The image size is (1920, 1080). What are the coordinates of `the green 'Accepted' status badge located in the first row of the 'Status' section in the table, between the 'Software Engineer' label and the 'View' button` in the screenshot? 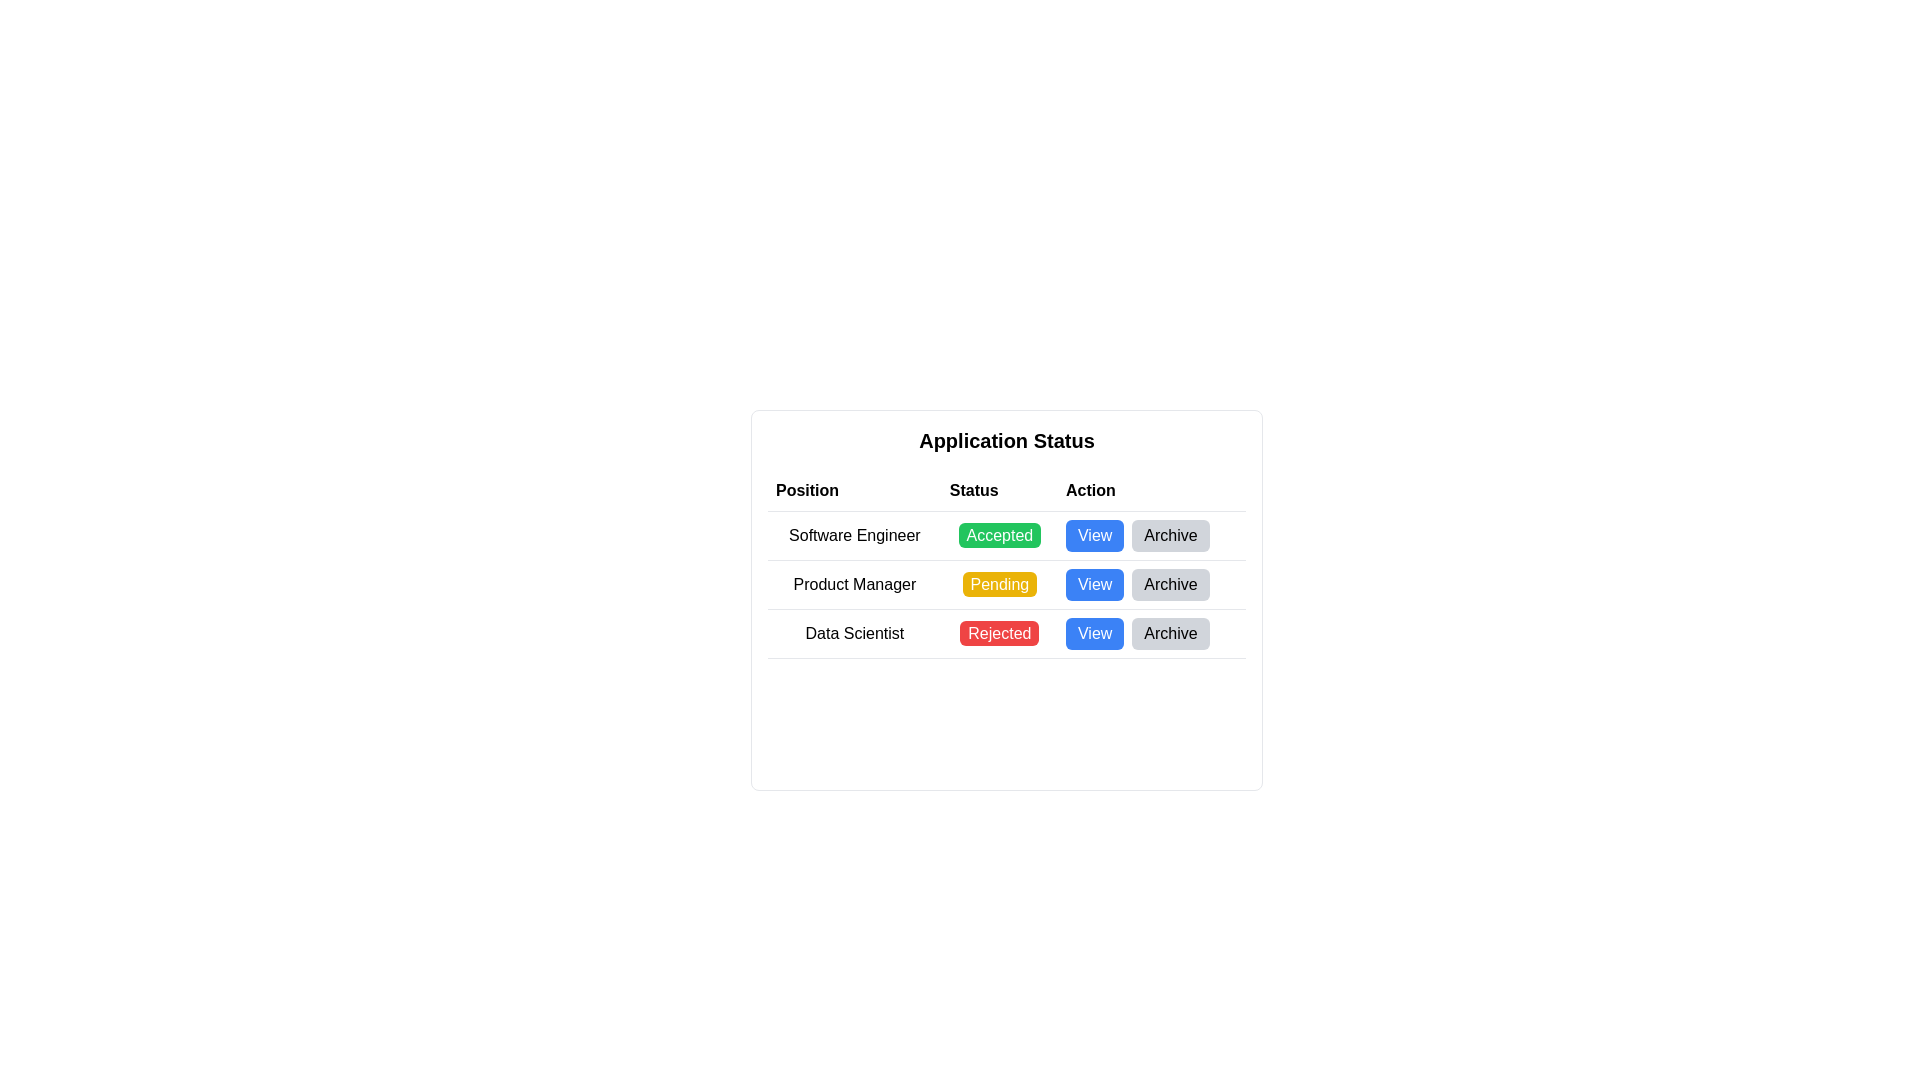 It's located at (999, 535).